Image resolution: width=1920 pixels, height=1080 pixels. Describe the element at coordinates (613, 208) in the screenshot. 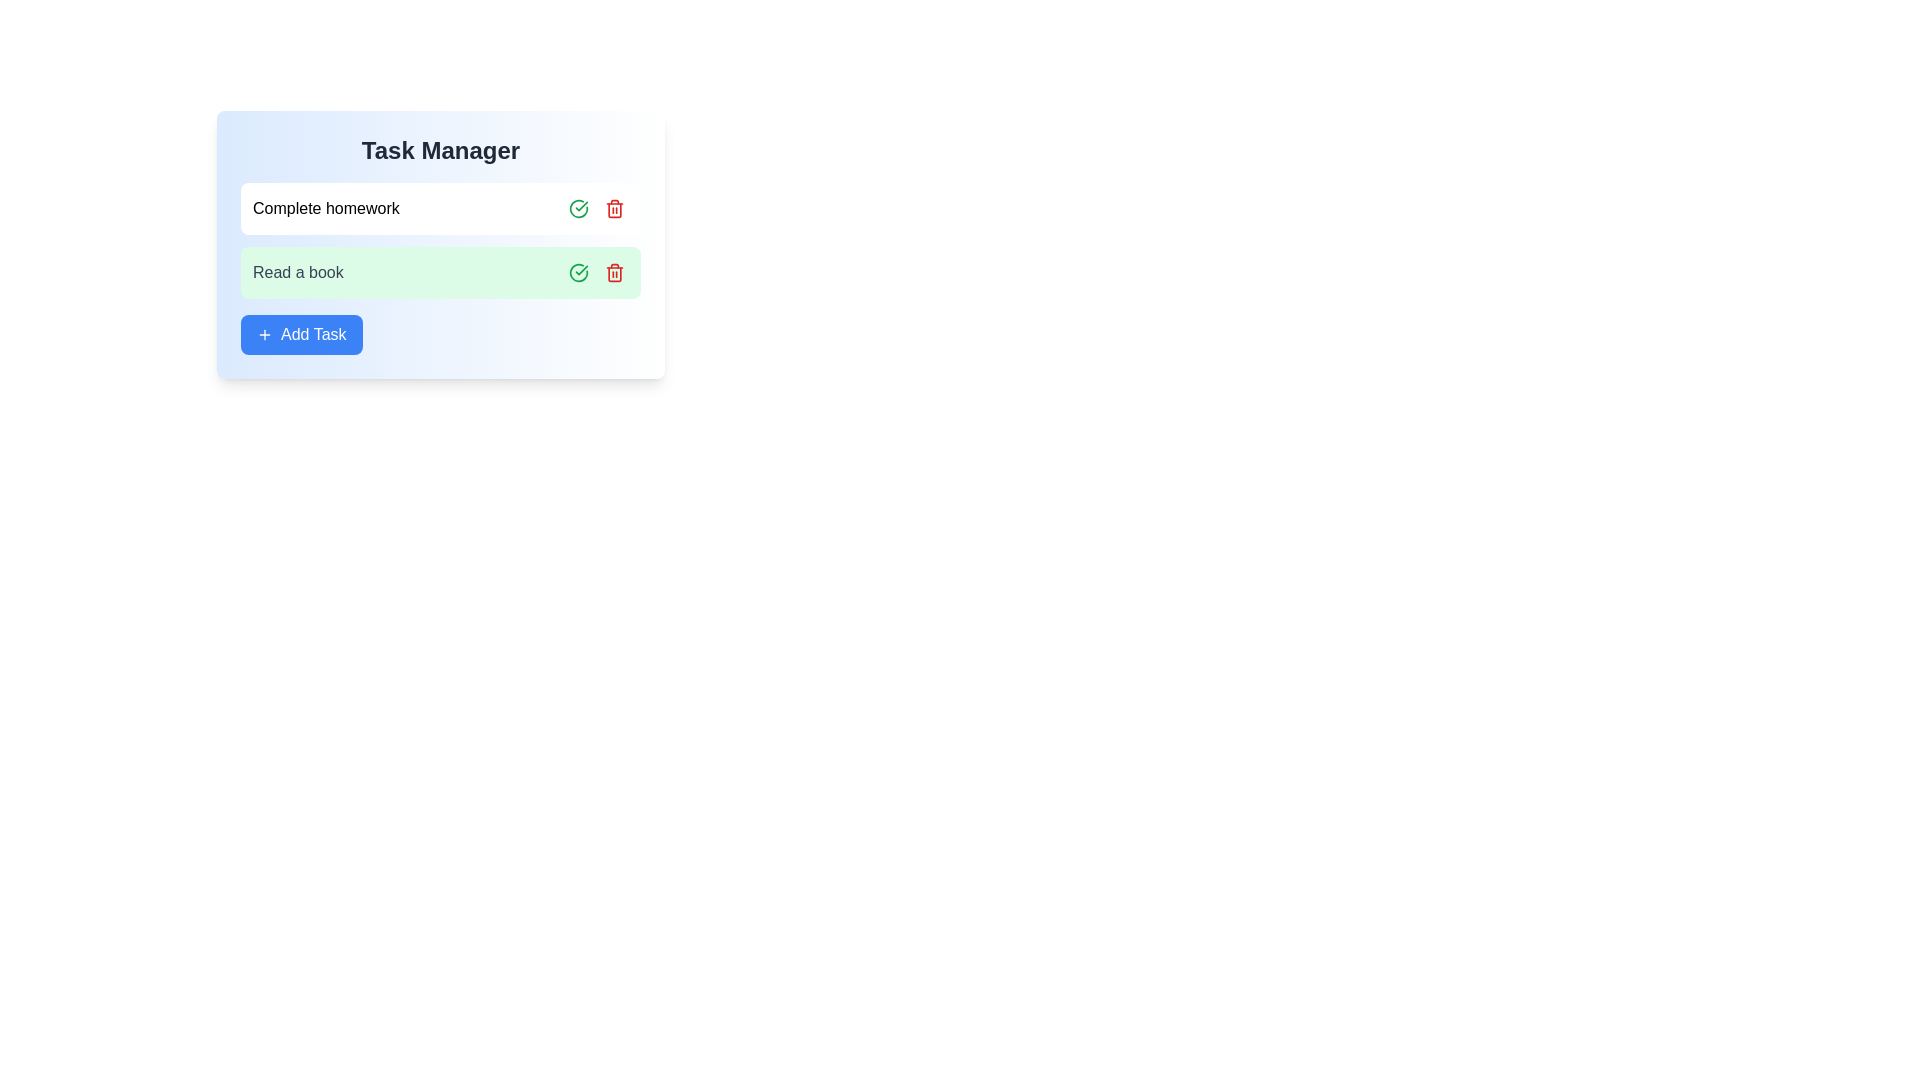

I see `the red trash can icon to remove the task Complete homework` at that location.